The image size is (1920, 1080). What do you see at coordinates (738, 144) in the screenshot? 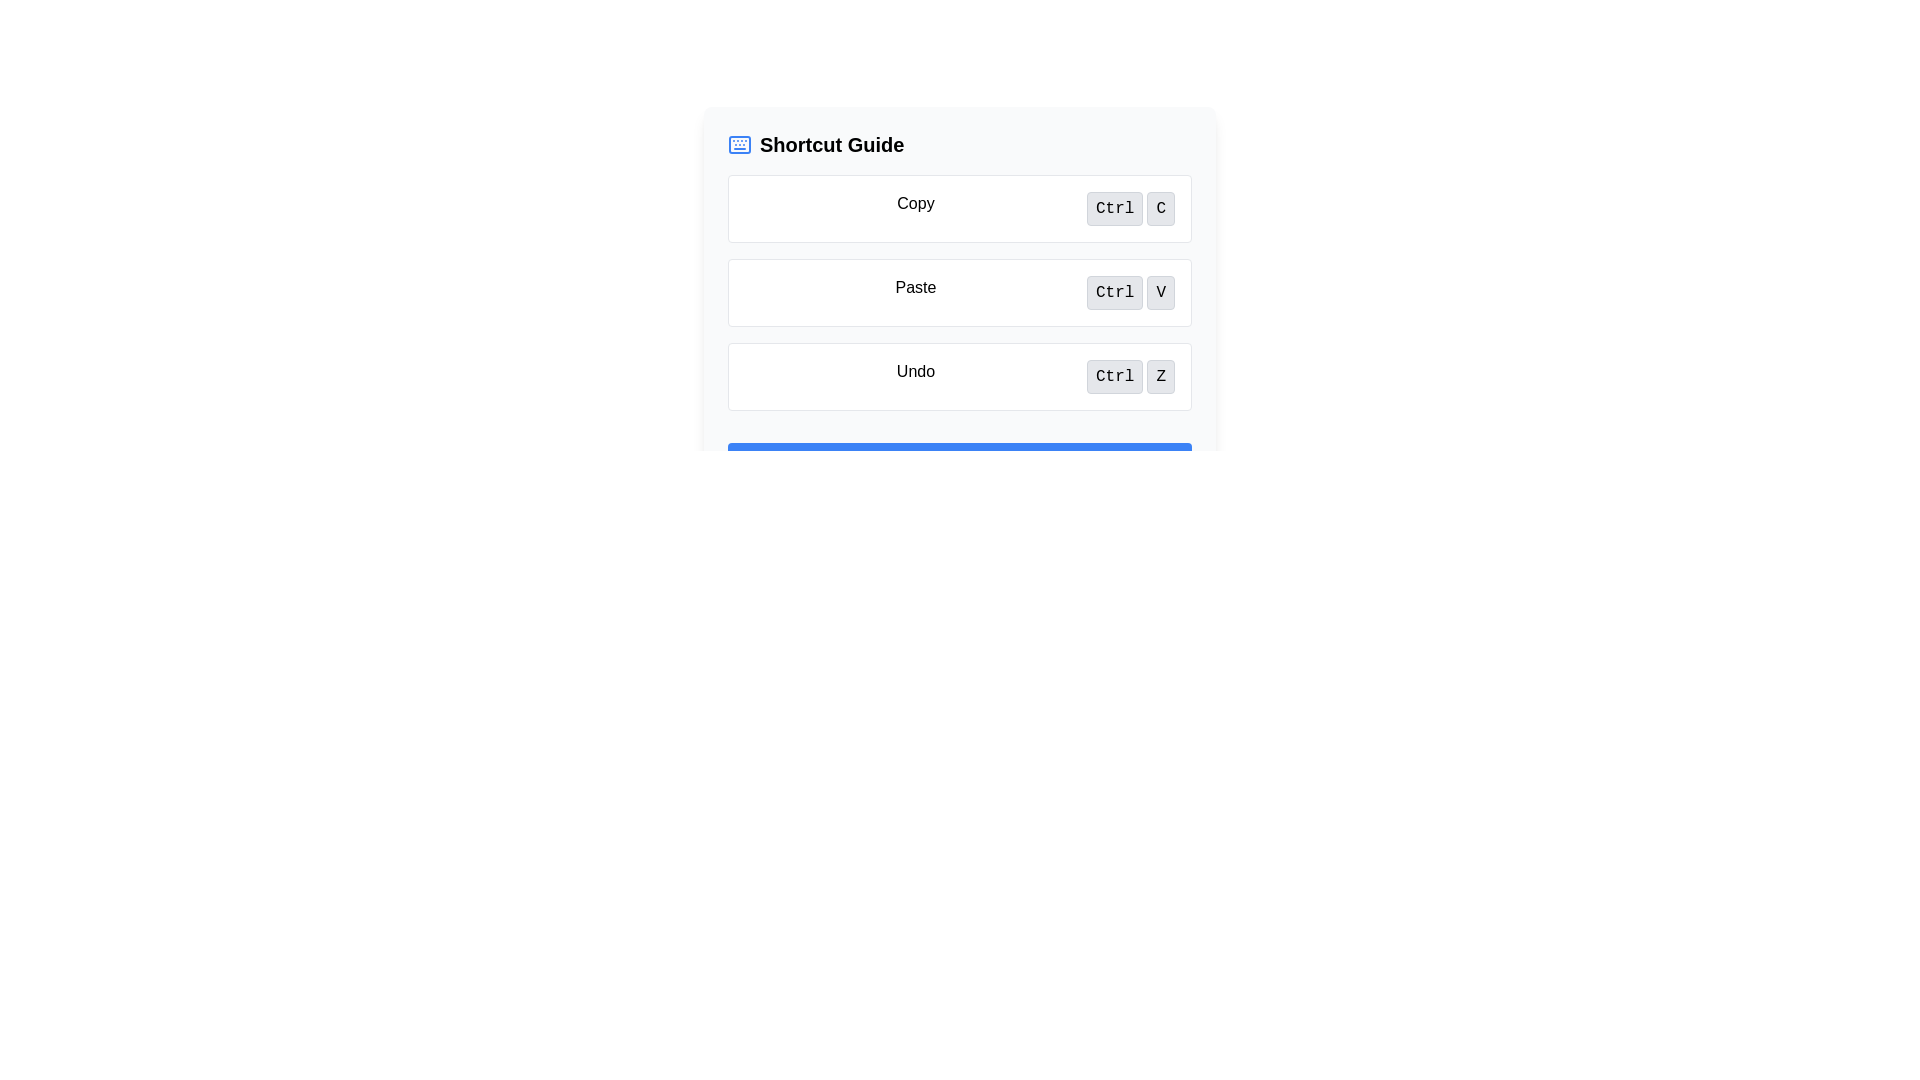
I see `the blue keyboard icon located to the left of the 'Shortcut Guide' header text` at bounding box center [738, 144].